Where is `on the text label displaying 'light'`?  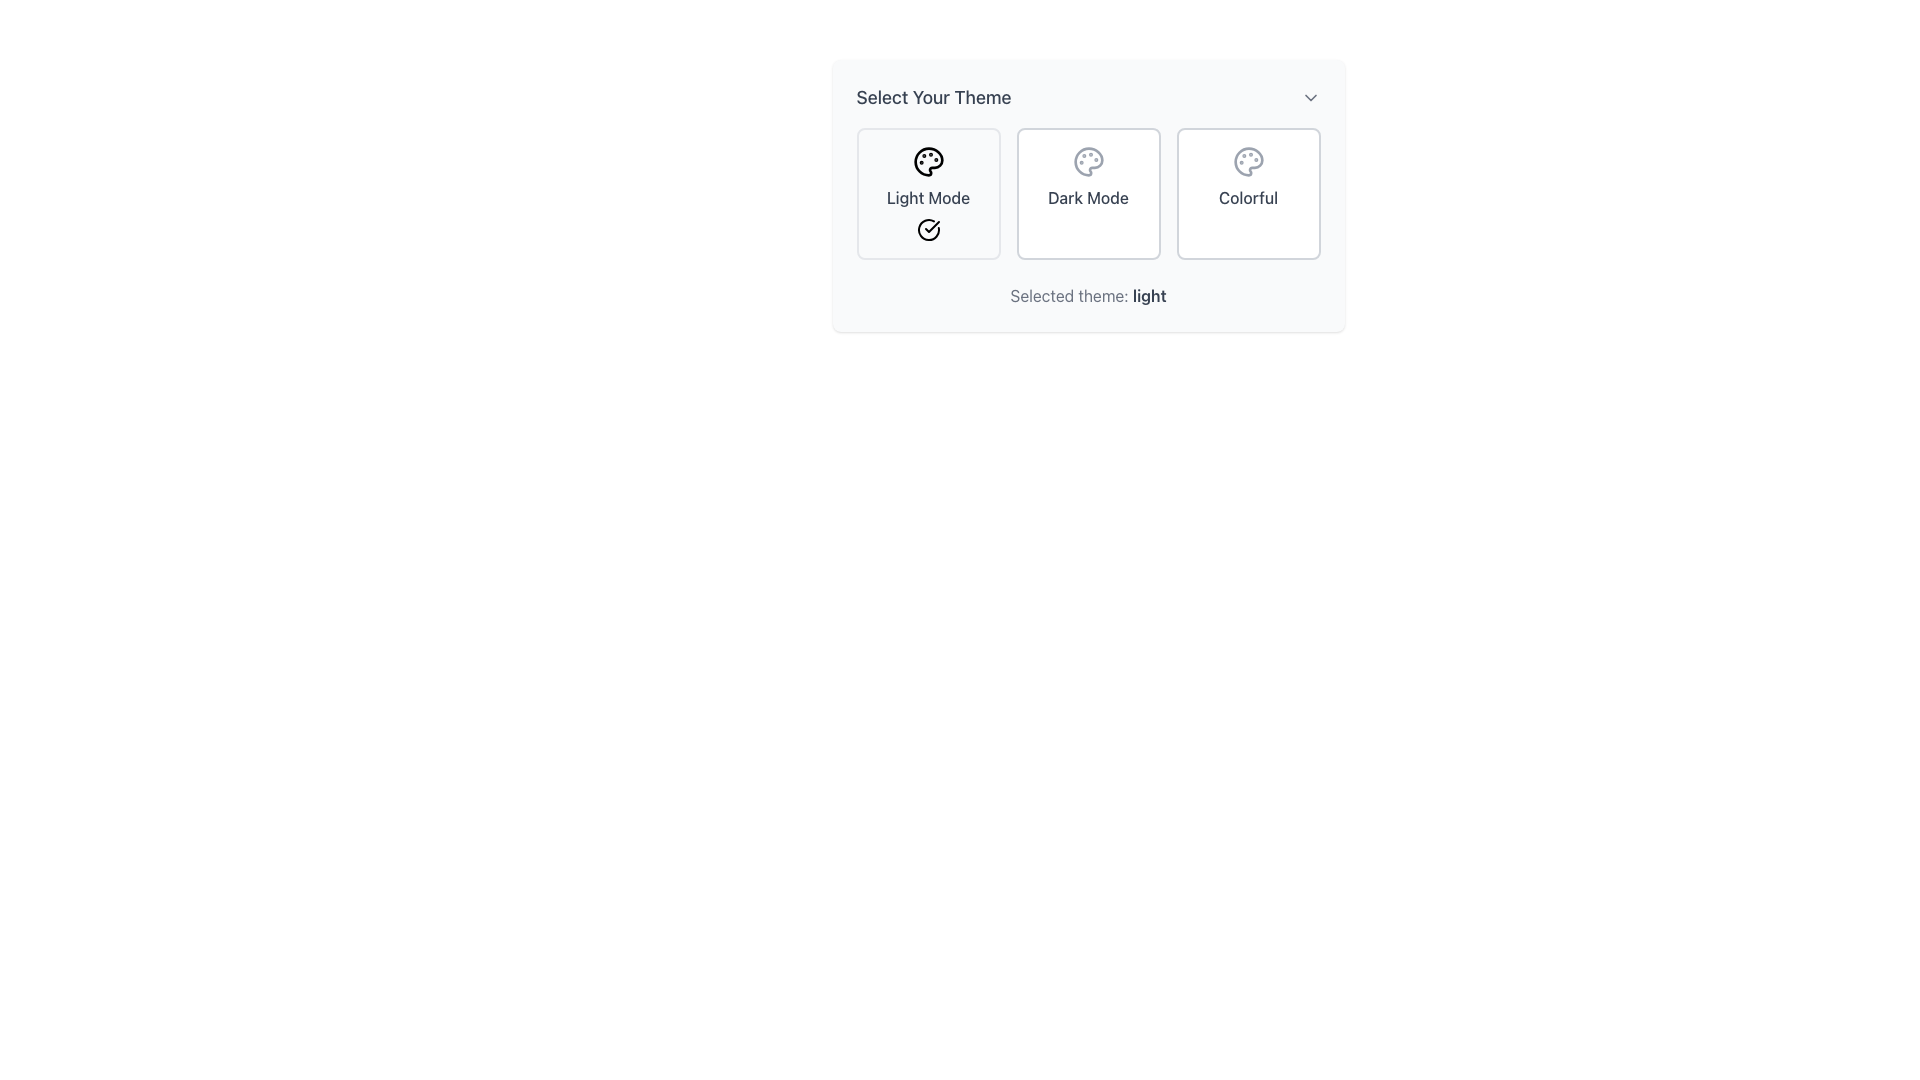 on the text label displaying 'light' is located at coordinates (1149, 296).